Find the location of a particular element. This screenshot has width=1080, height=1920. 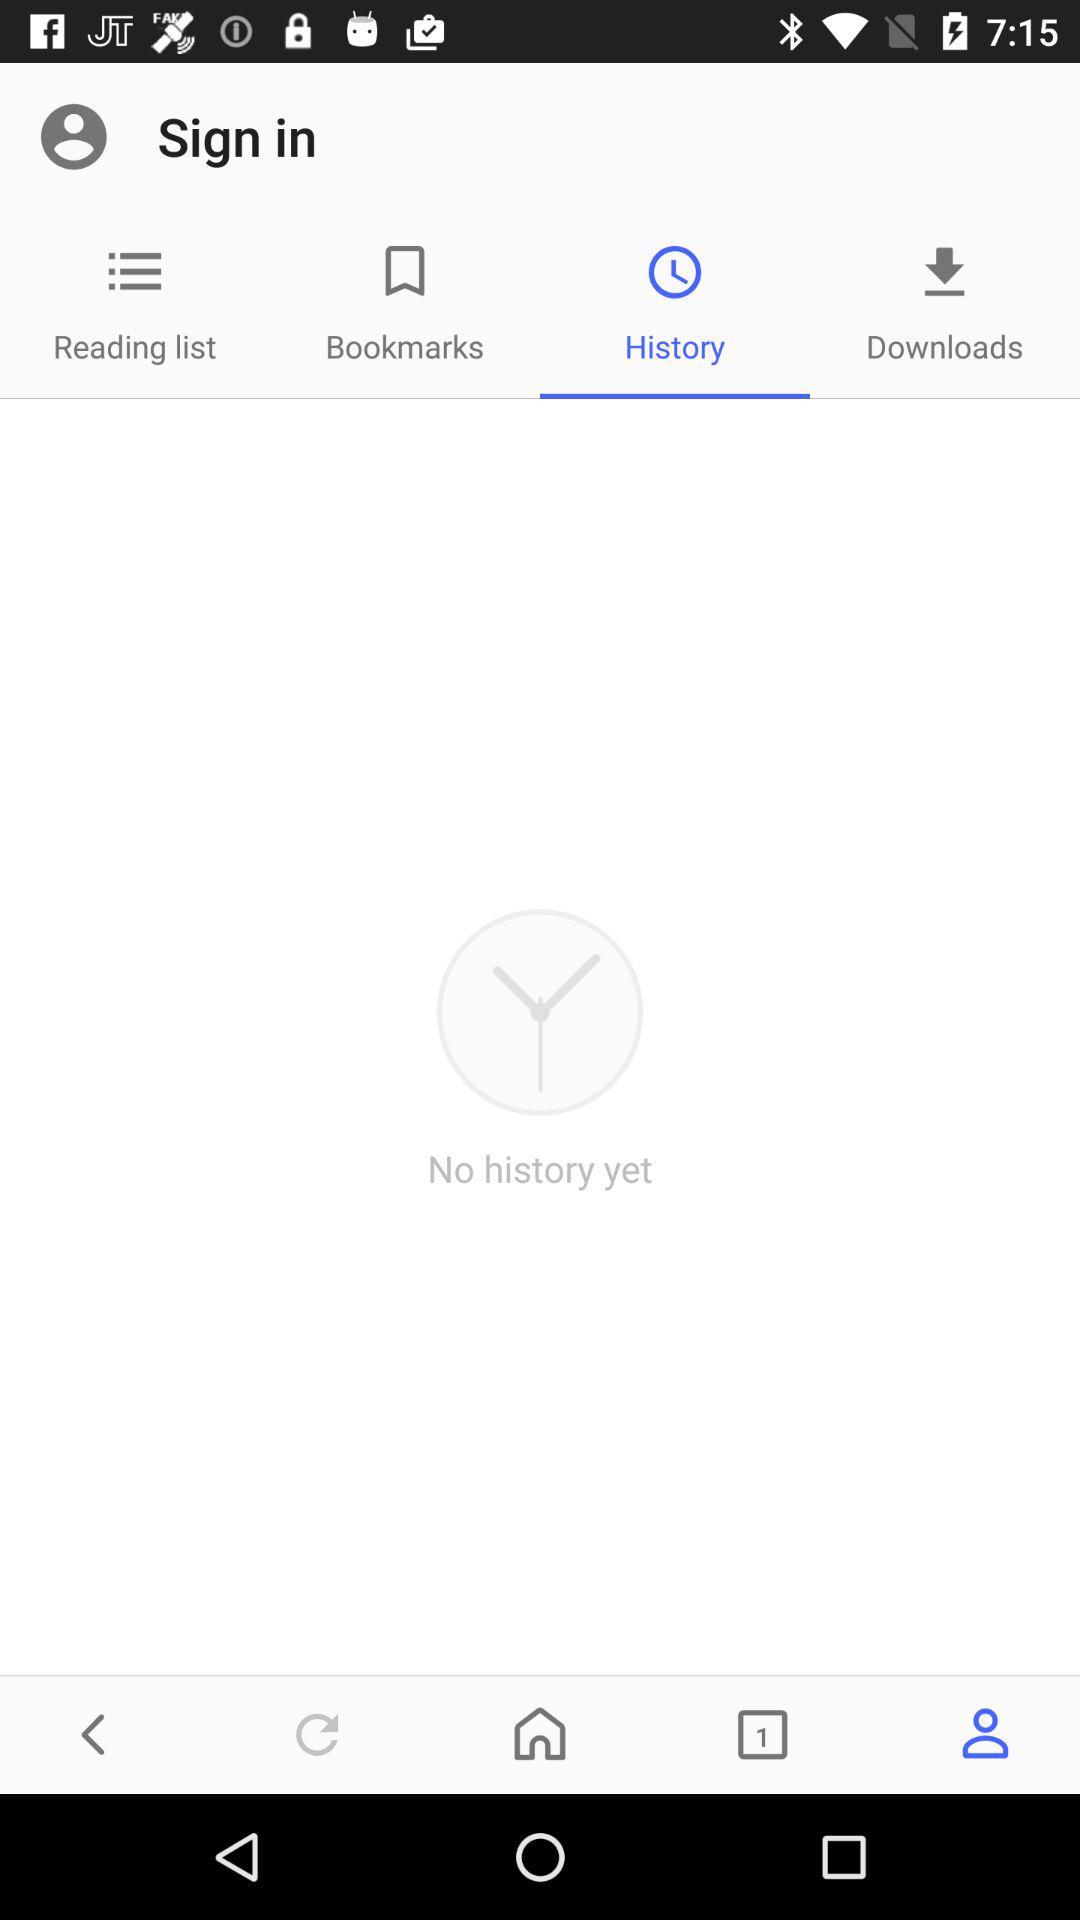

the button between bookmarks and downloads is located at coordinates (675, 303).